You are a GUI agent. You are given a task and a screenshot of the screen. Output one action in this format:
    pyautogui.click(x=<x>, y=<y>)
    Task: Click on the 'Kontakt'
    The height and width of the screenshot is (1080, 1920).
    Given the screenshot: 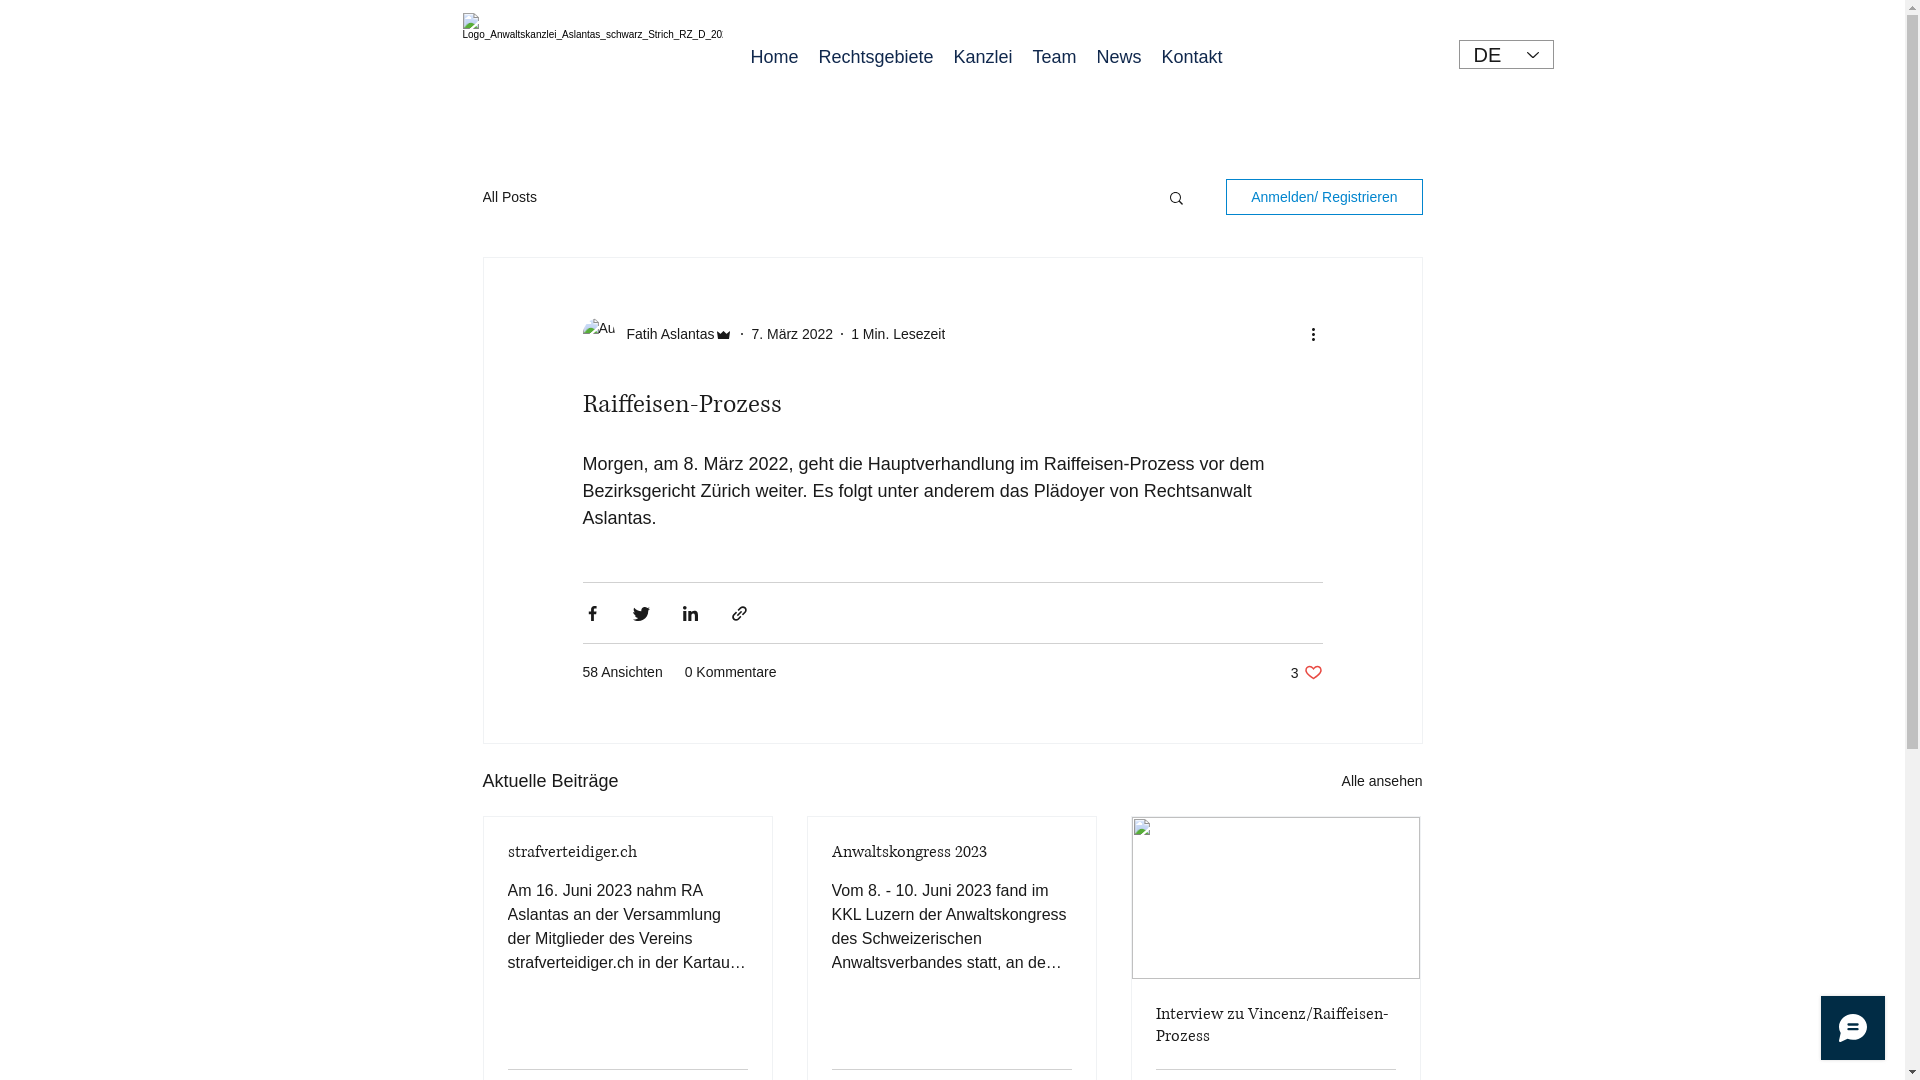 What is the action you would take?
    pyautogui.click(x=1152, y=56)
    